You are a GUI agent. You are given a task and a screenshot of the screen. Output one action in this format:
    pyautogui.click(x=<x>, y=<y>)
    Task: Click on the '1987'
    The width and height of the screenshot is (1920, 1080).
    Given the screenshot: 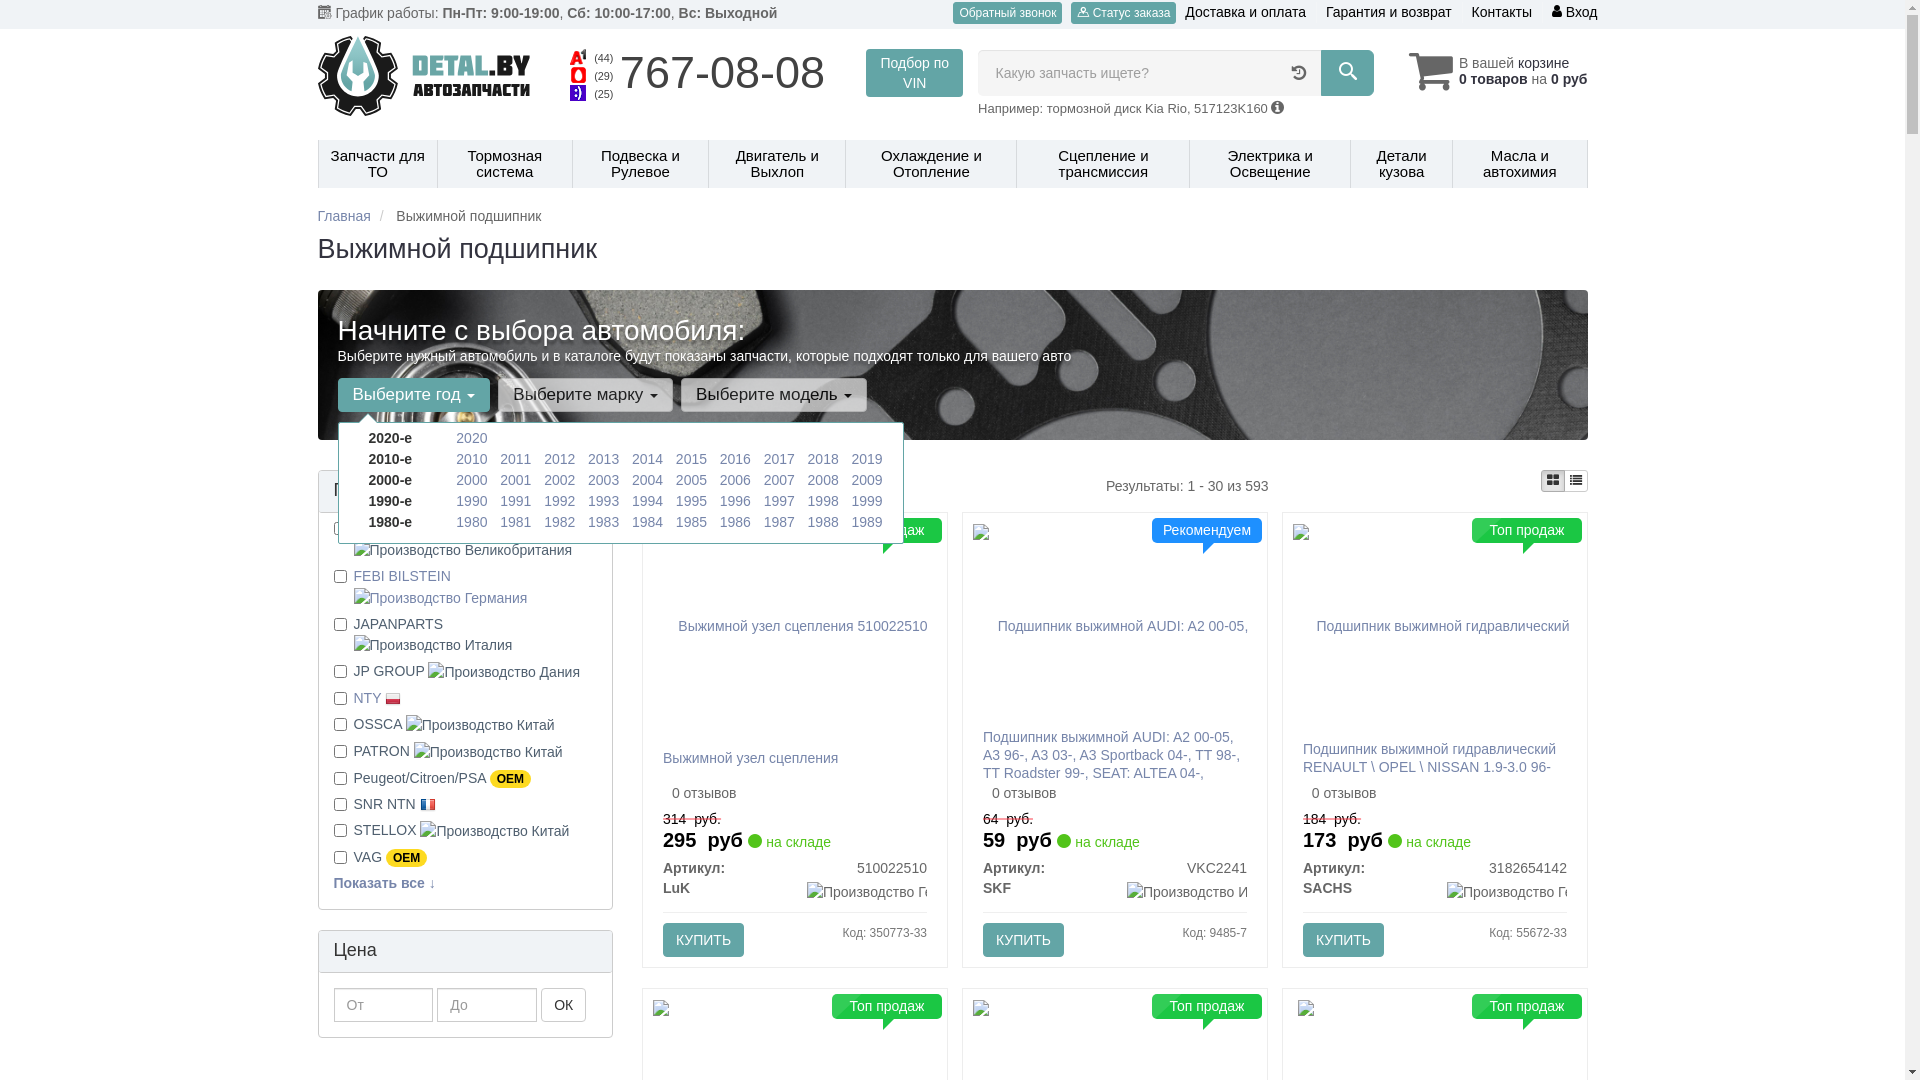 What is the action you would take?
    pyautogui.click(x=762, y=520)
    